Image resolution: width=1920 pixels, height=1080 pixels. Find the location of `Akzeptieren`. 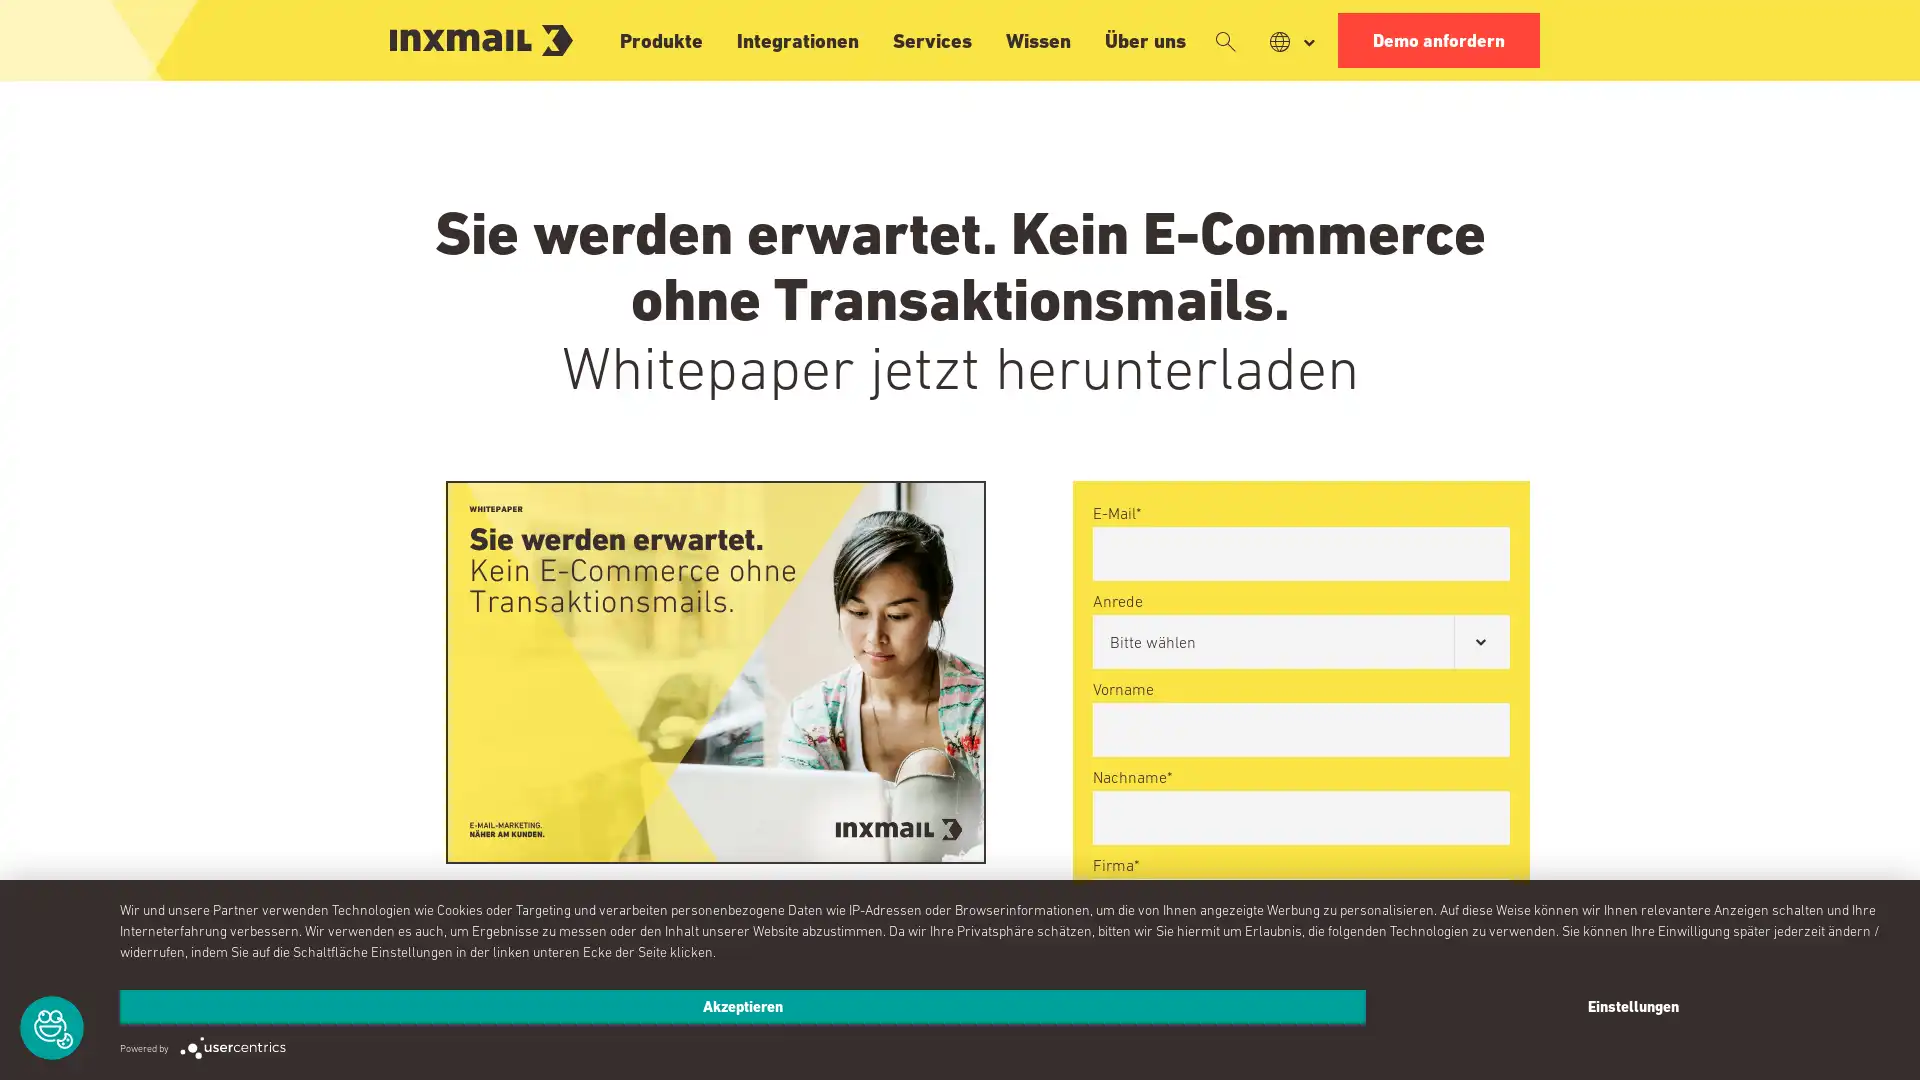

Akzeptieren is located at coordinates (742, 1006).